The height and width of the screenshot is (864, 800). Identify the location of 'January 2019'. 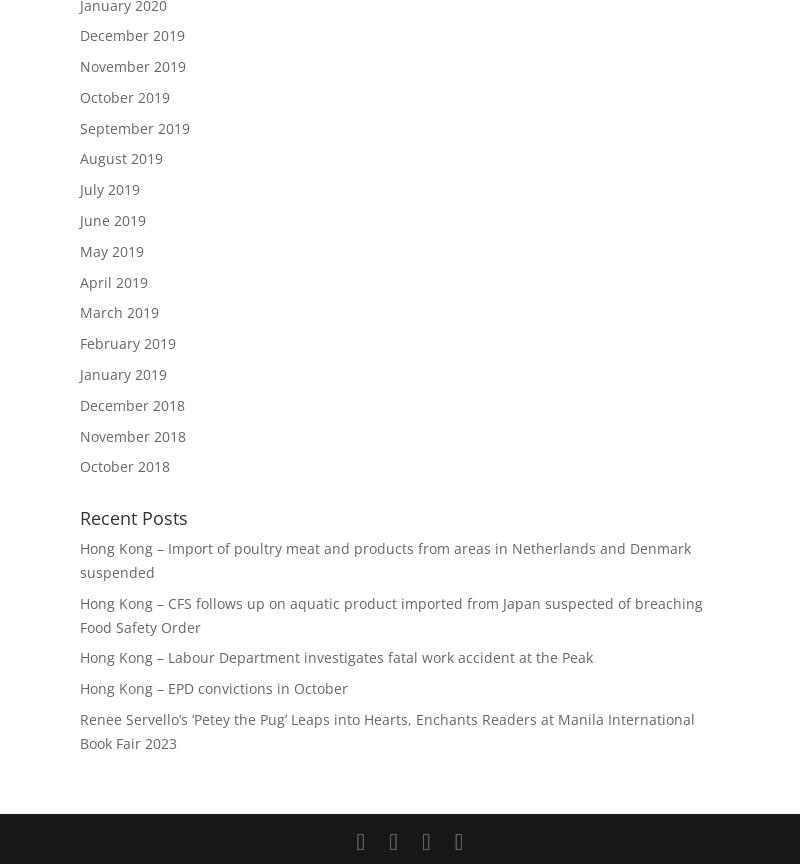
(122, 373).